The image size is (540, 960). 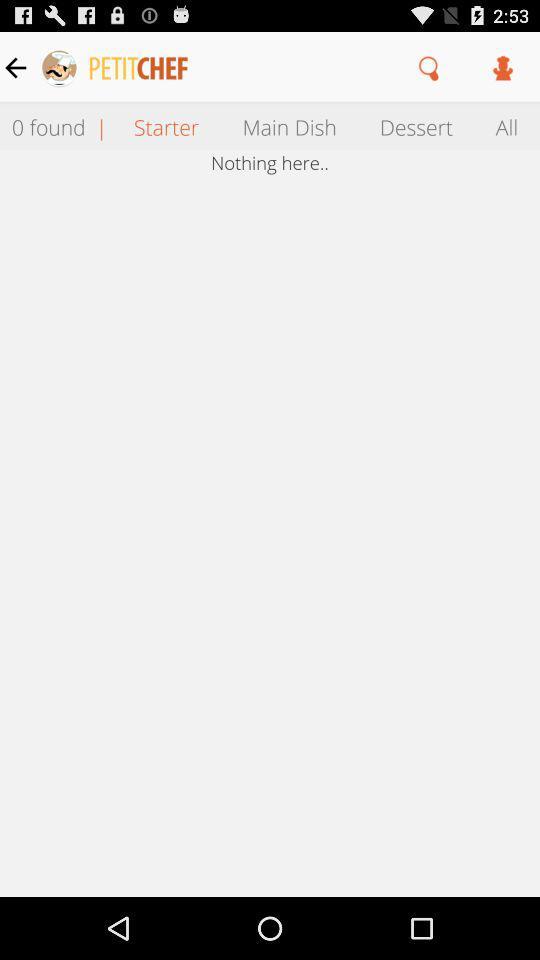 I want to click on all item, so click(x=507, y=125).